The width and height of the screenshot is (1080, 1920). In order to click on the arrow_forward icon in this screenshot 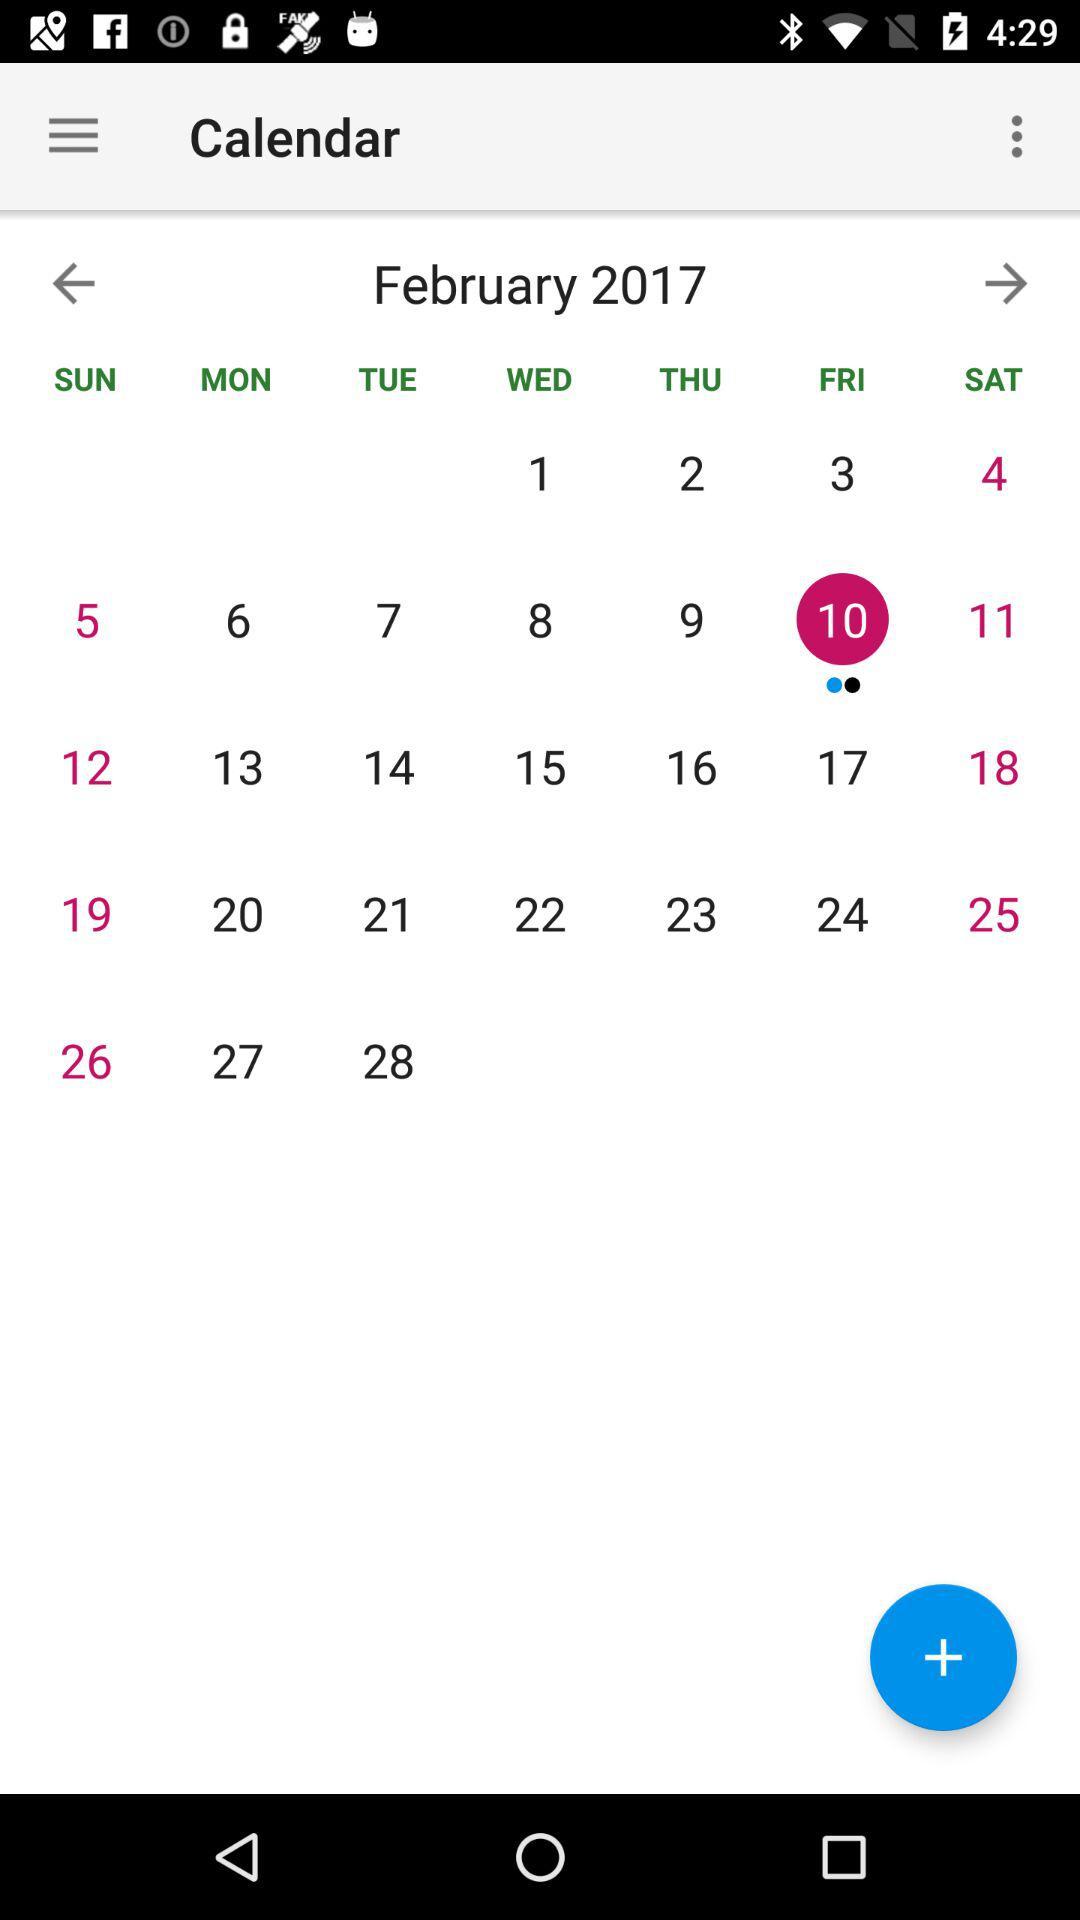, I will do `click(1006, 282)`.